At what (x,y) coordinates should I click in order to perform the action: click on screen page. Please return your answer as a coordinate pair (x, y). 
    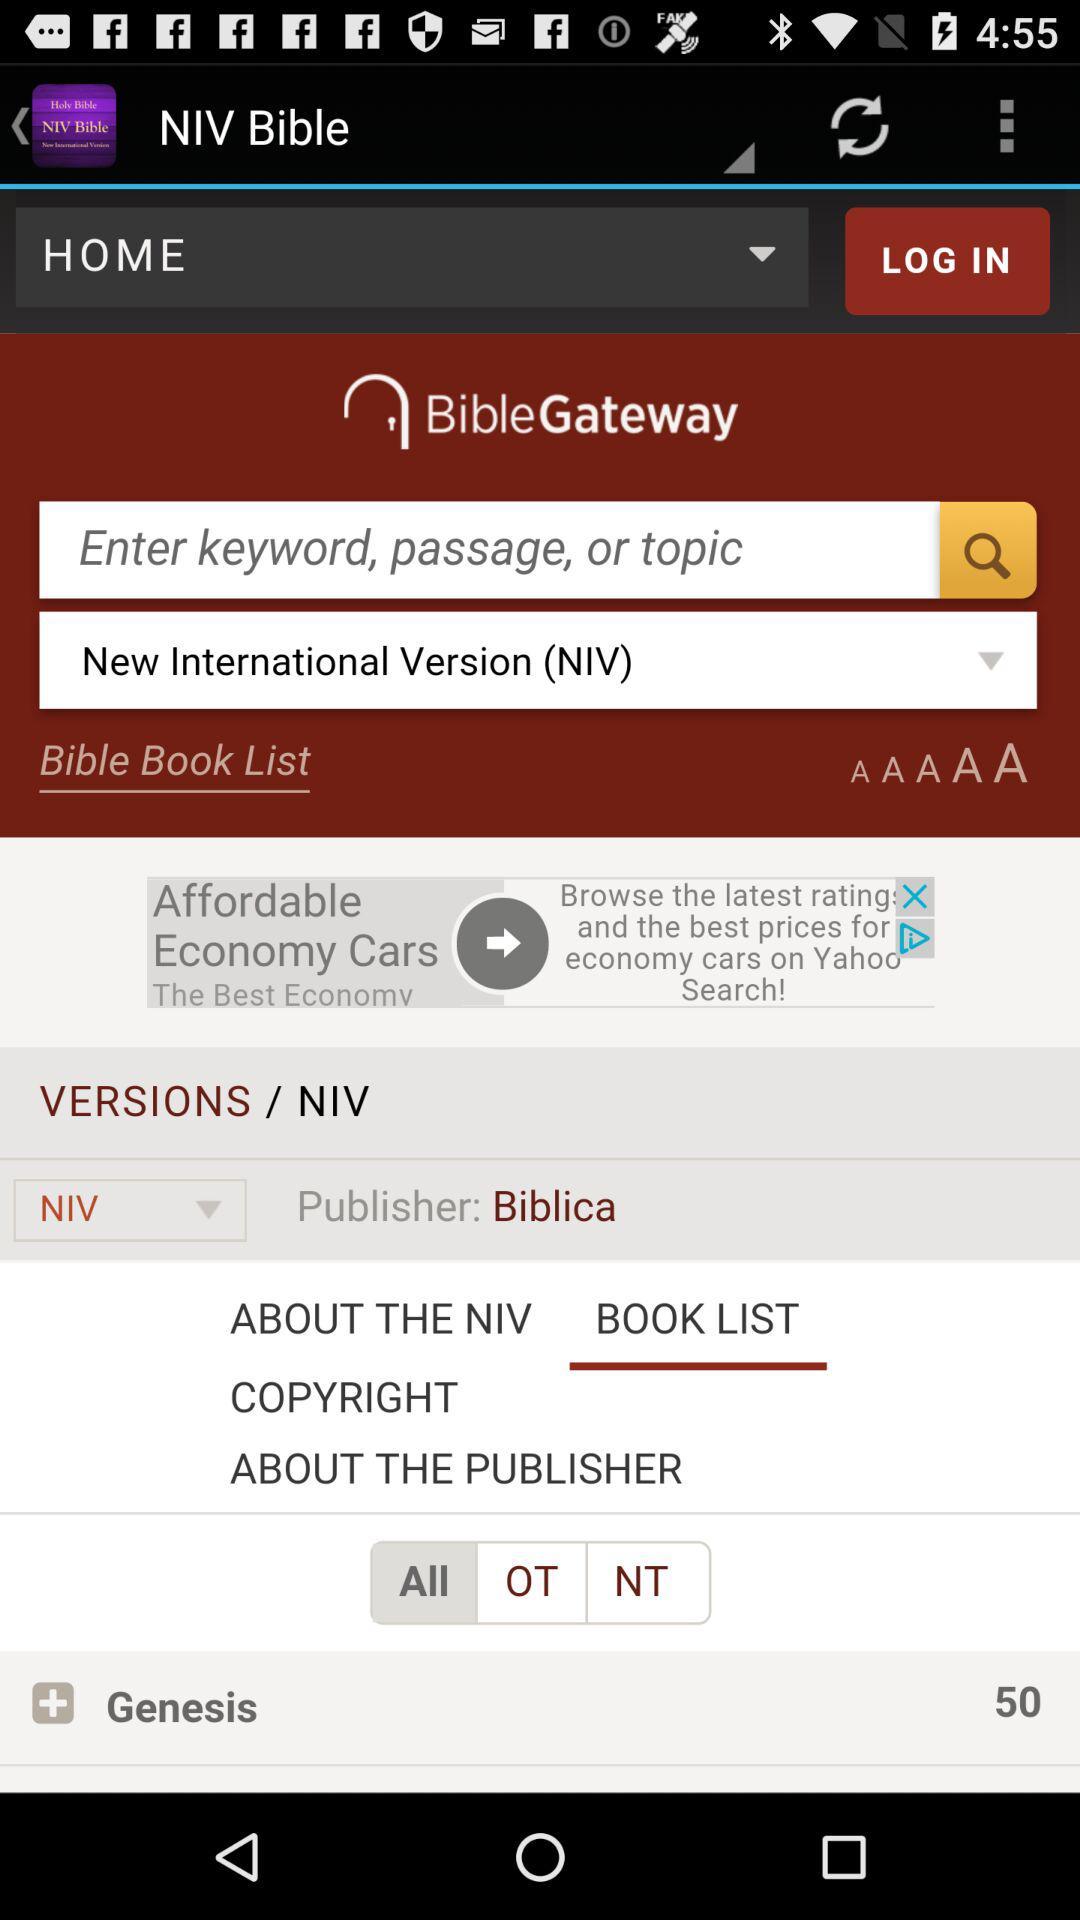
    Looking at the image, I should click on (540, 990).